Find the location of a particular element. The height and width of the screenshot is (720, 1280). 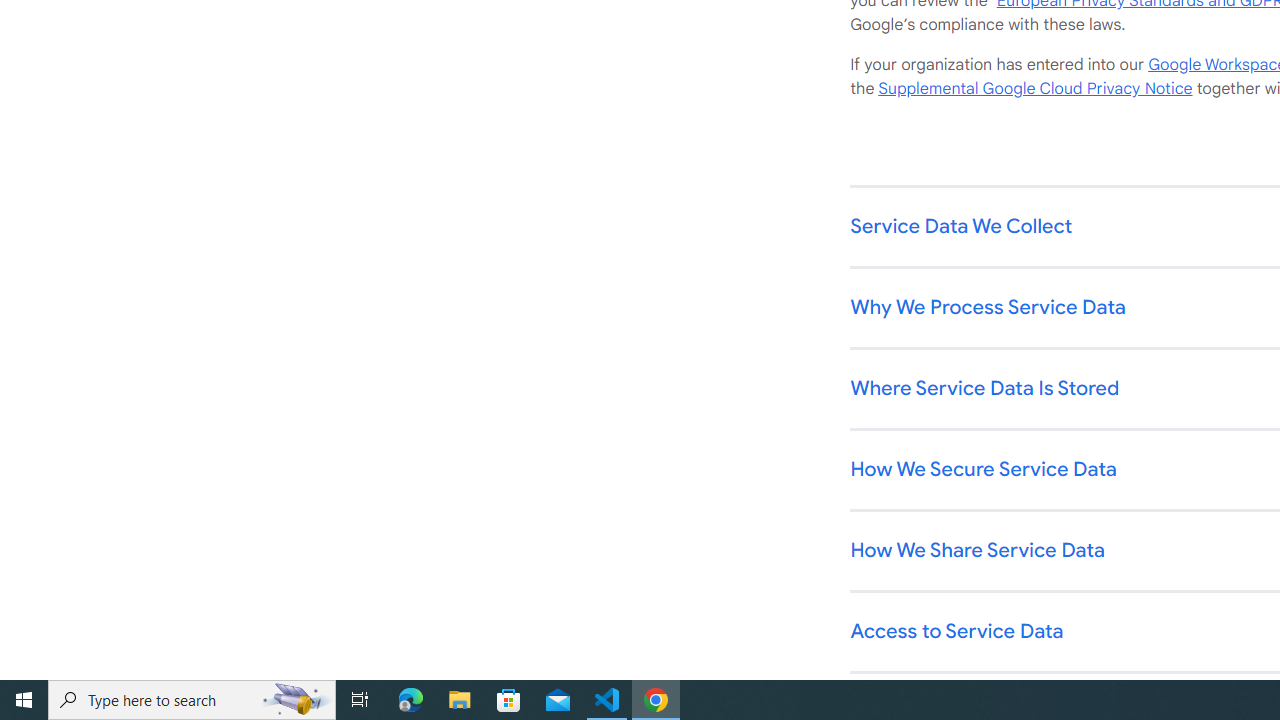

'Supplemental Google Cloud Privacy Notice' is located at coordinates (1035, 88).